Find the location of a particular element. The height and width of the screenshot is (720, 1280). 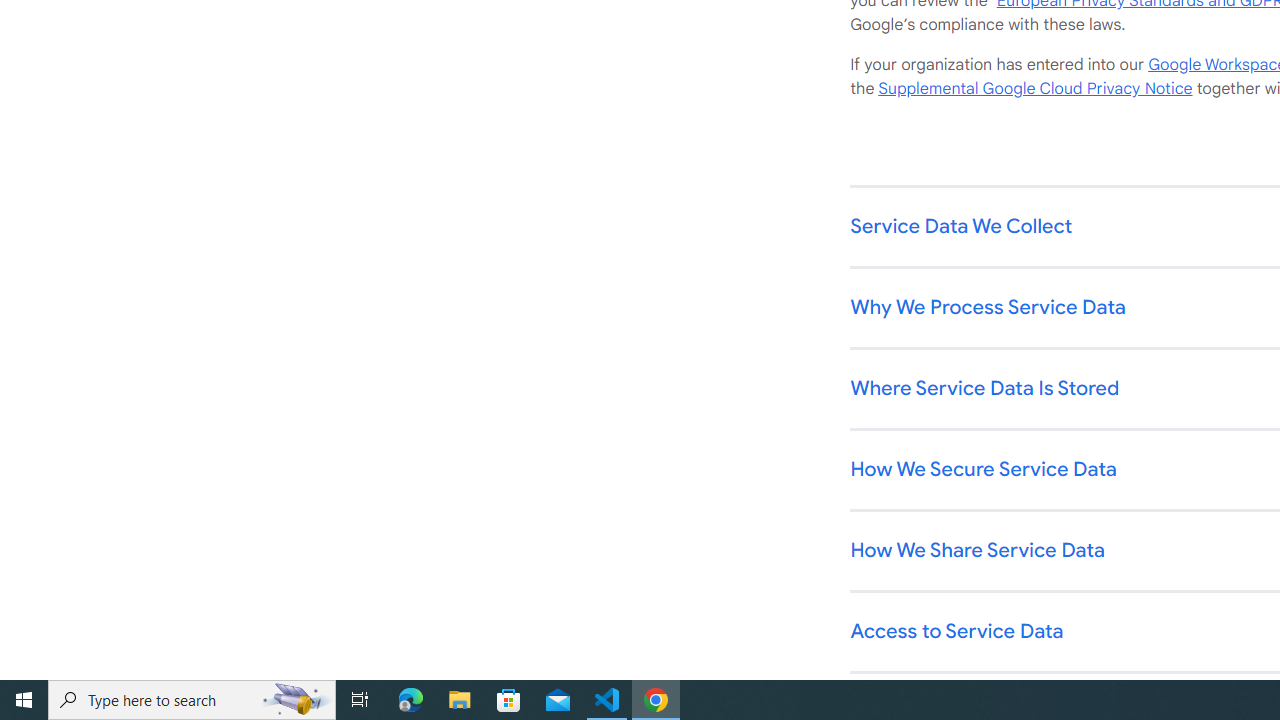

'Supplemental Google Cloud Privacy Notice' is located at coordinates (1035, 88).